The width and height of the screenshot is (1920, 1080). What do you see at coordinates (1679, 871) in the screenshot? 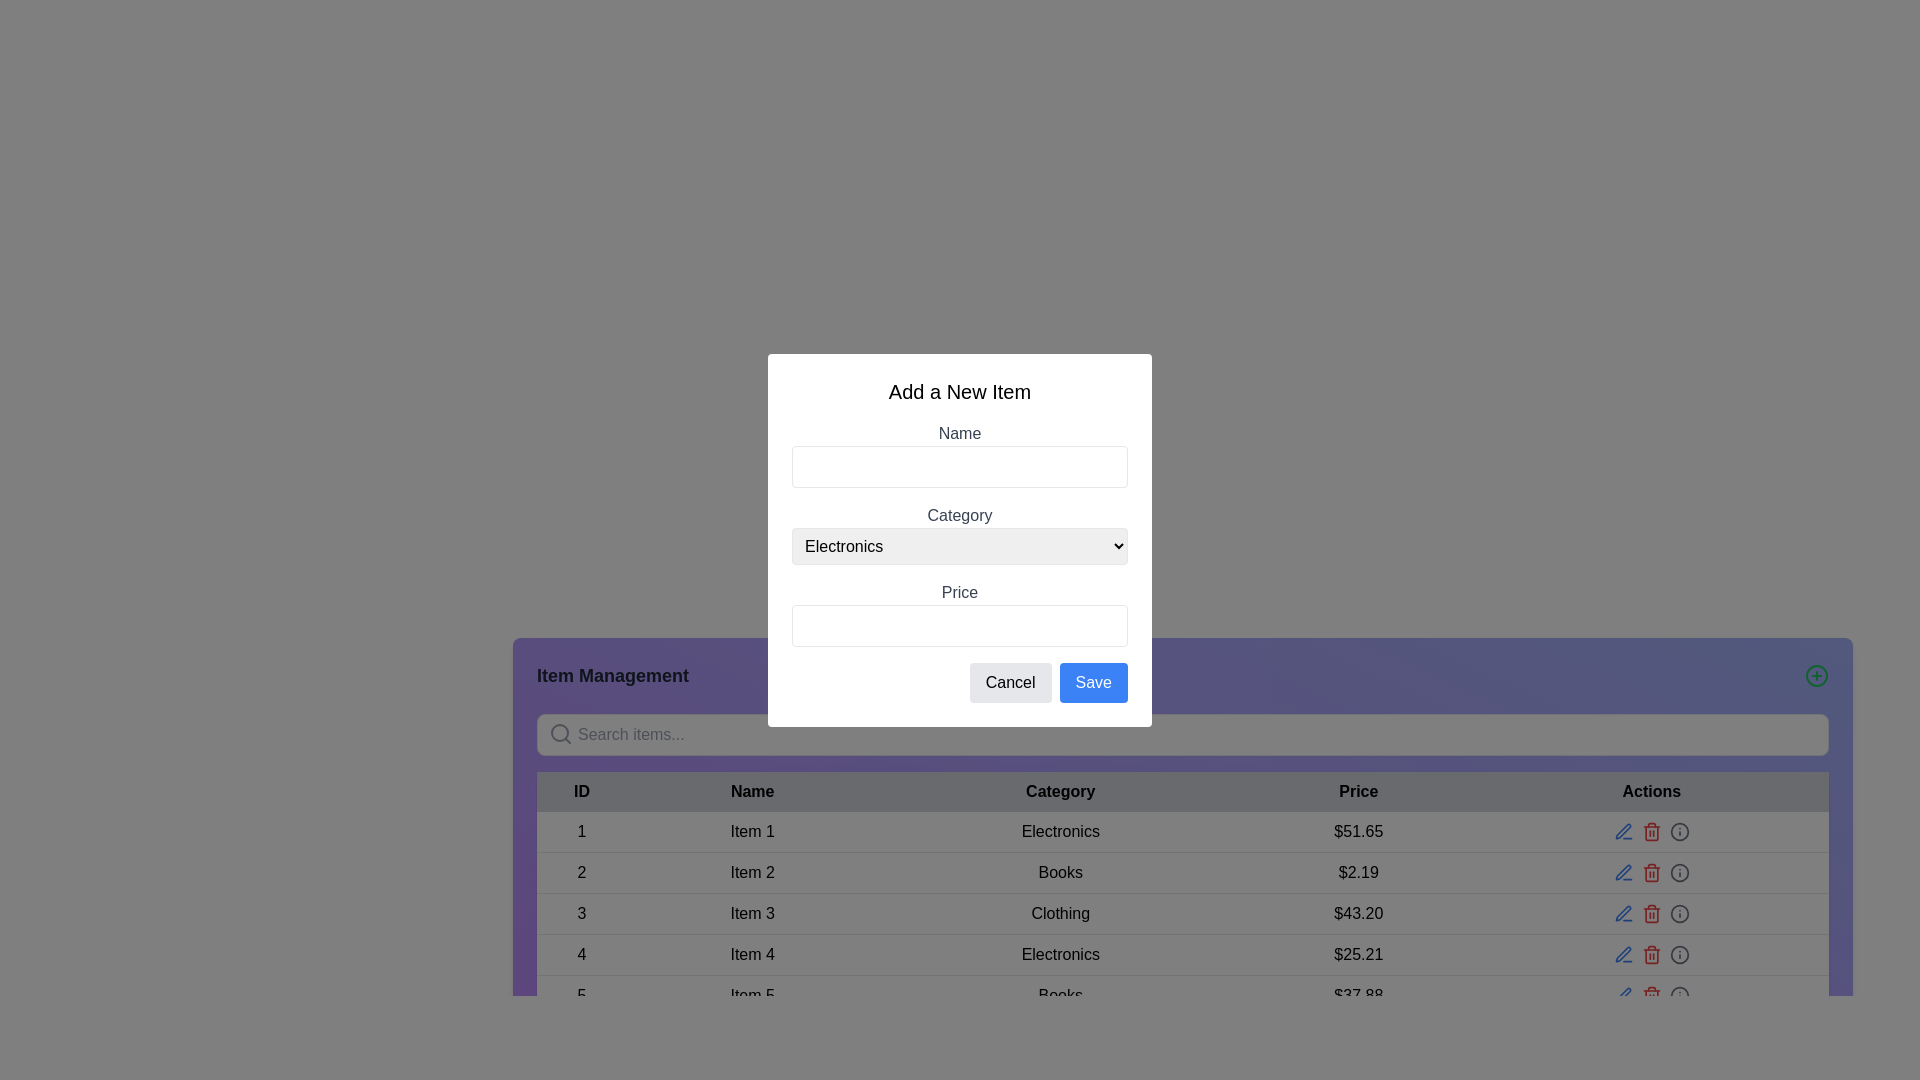
I see `the Icon button styled as an interactive information symbol located in the 'Actions' column of the table row for 'Item 2', which is the fourth icon in that row` at bounding box center [1679, 871].